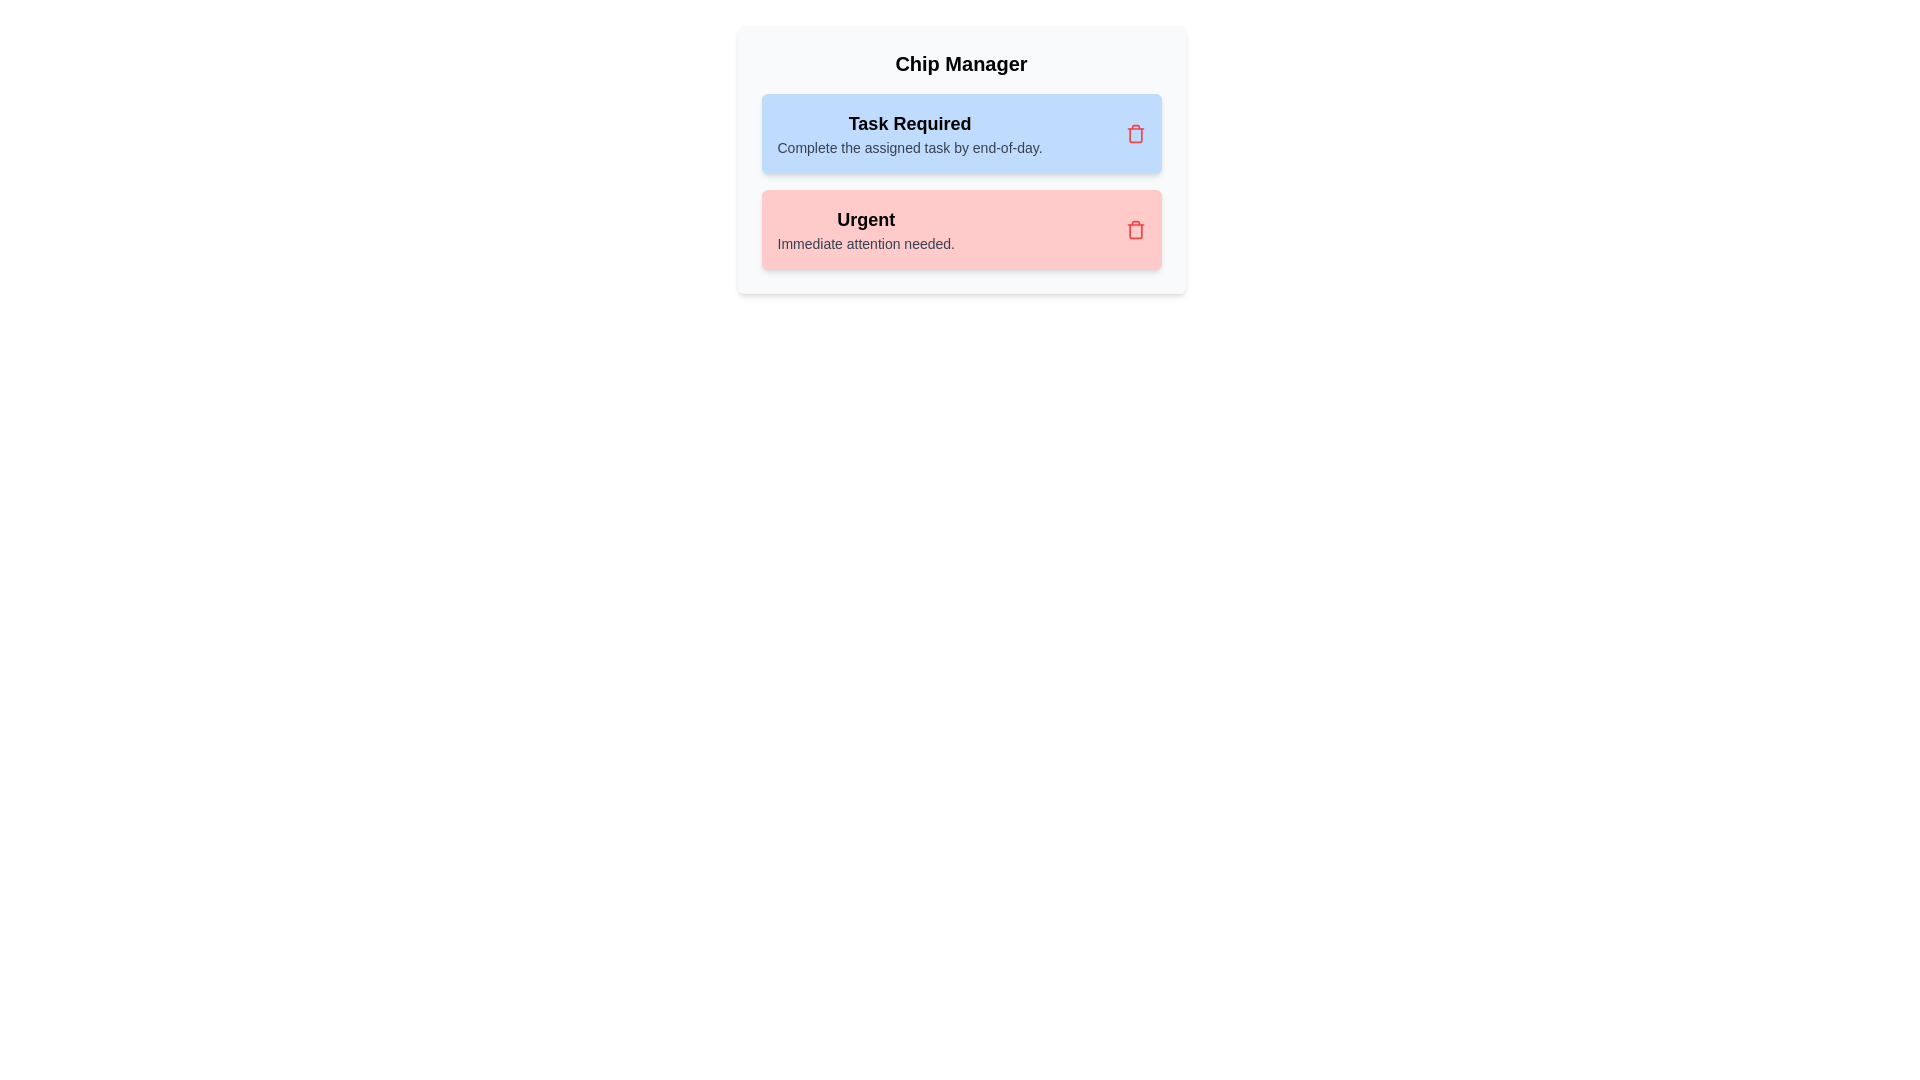  I want to click on the delete button for the chip labeled 'Task Required', so click(1135, 134).